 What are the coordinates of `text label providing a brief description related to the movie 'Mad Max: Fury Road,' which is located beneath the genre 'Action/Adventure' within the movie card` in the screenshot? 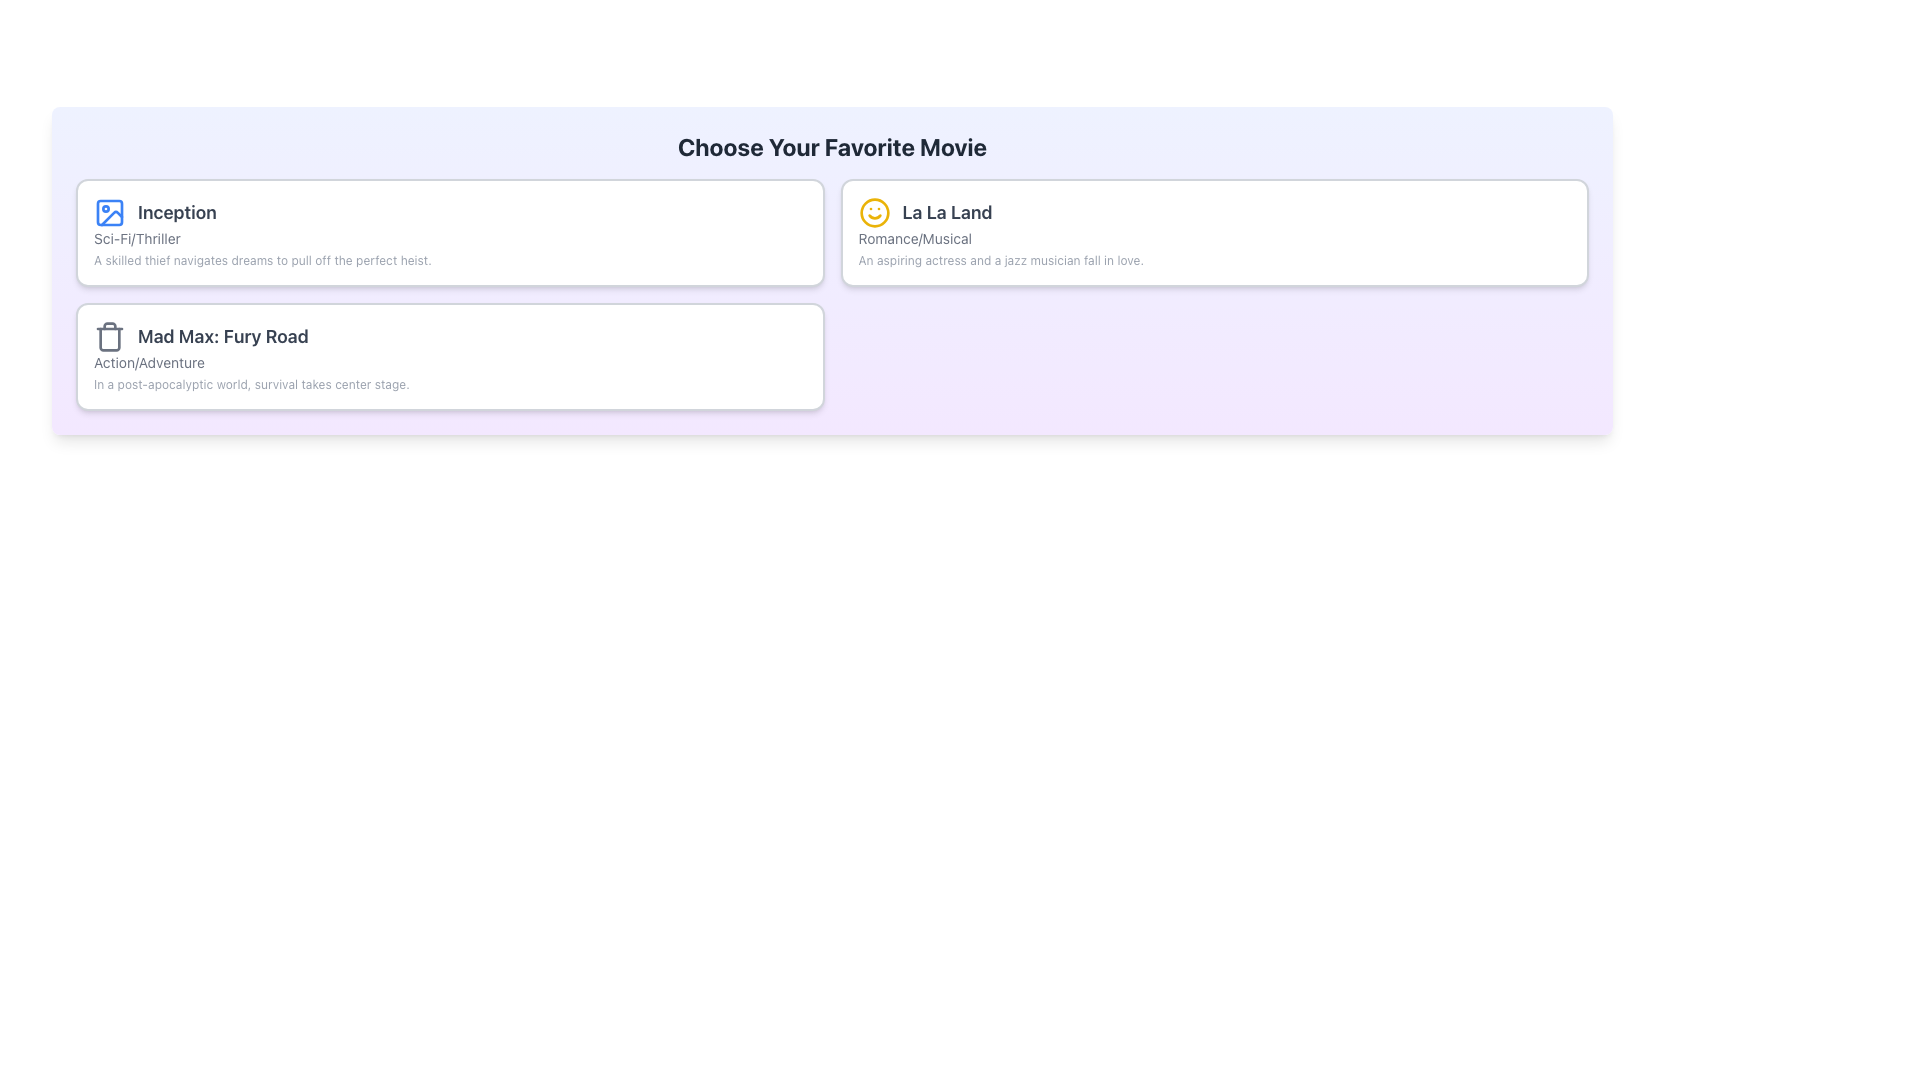 It's located at (250, 385).